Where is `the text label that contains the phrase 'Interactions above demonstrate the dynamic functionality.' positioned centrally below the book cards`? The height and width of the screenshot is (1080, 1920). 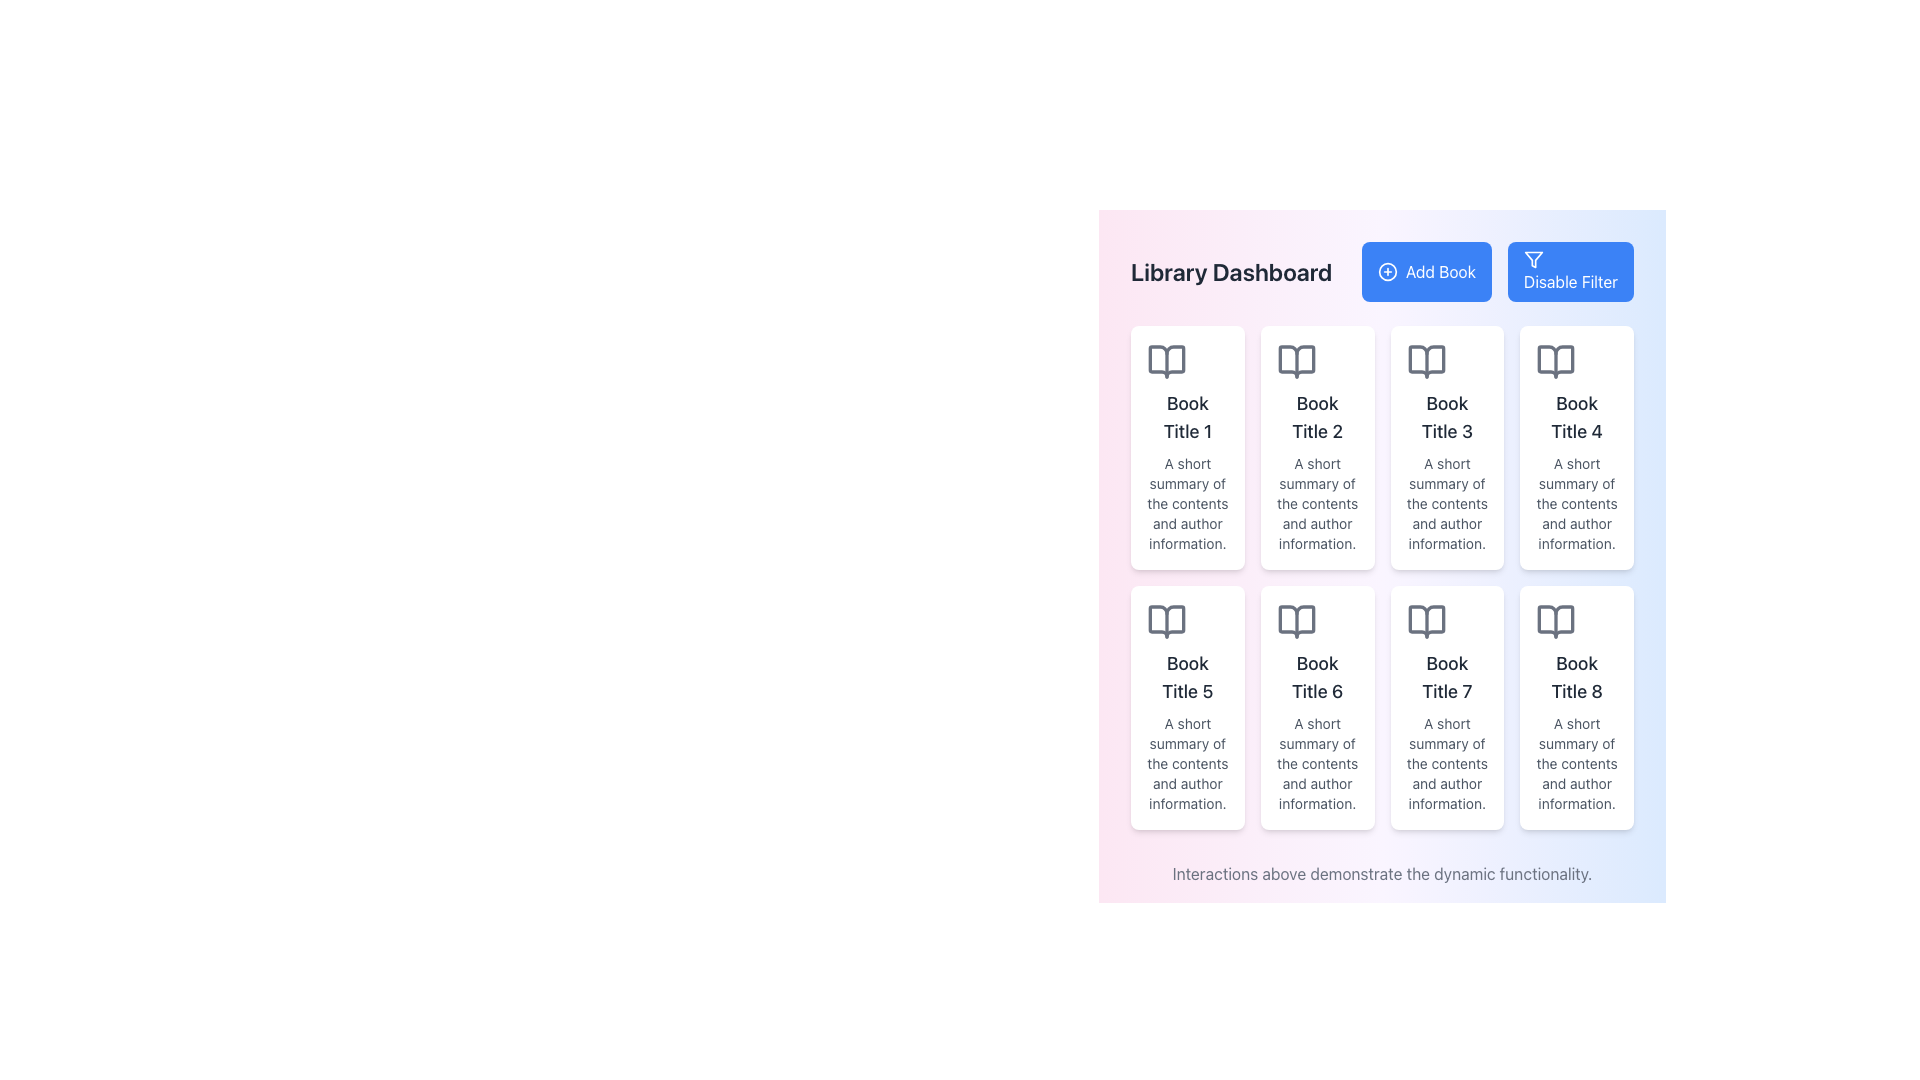
the text label that contains the phrase 'Interactions above demonstrate the dynamic functionality.' positioned centrally below the book cards is located at coordinates (1381, 873).